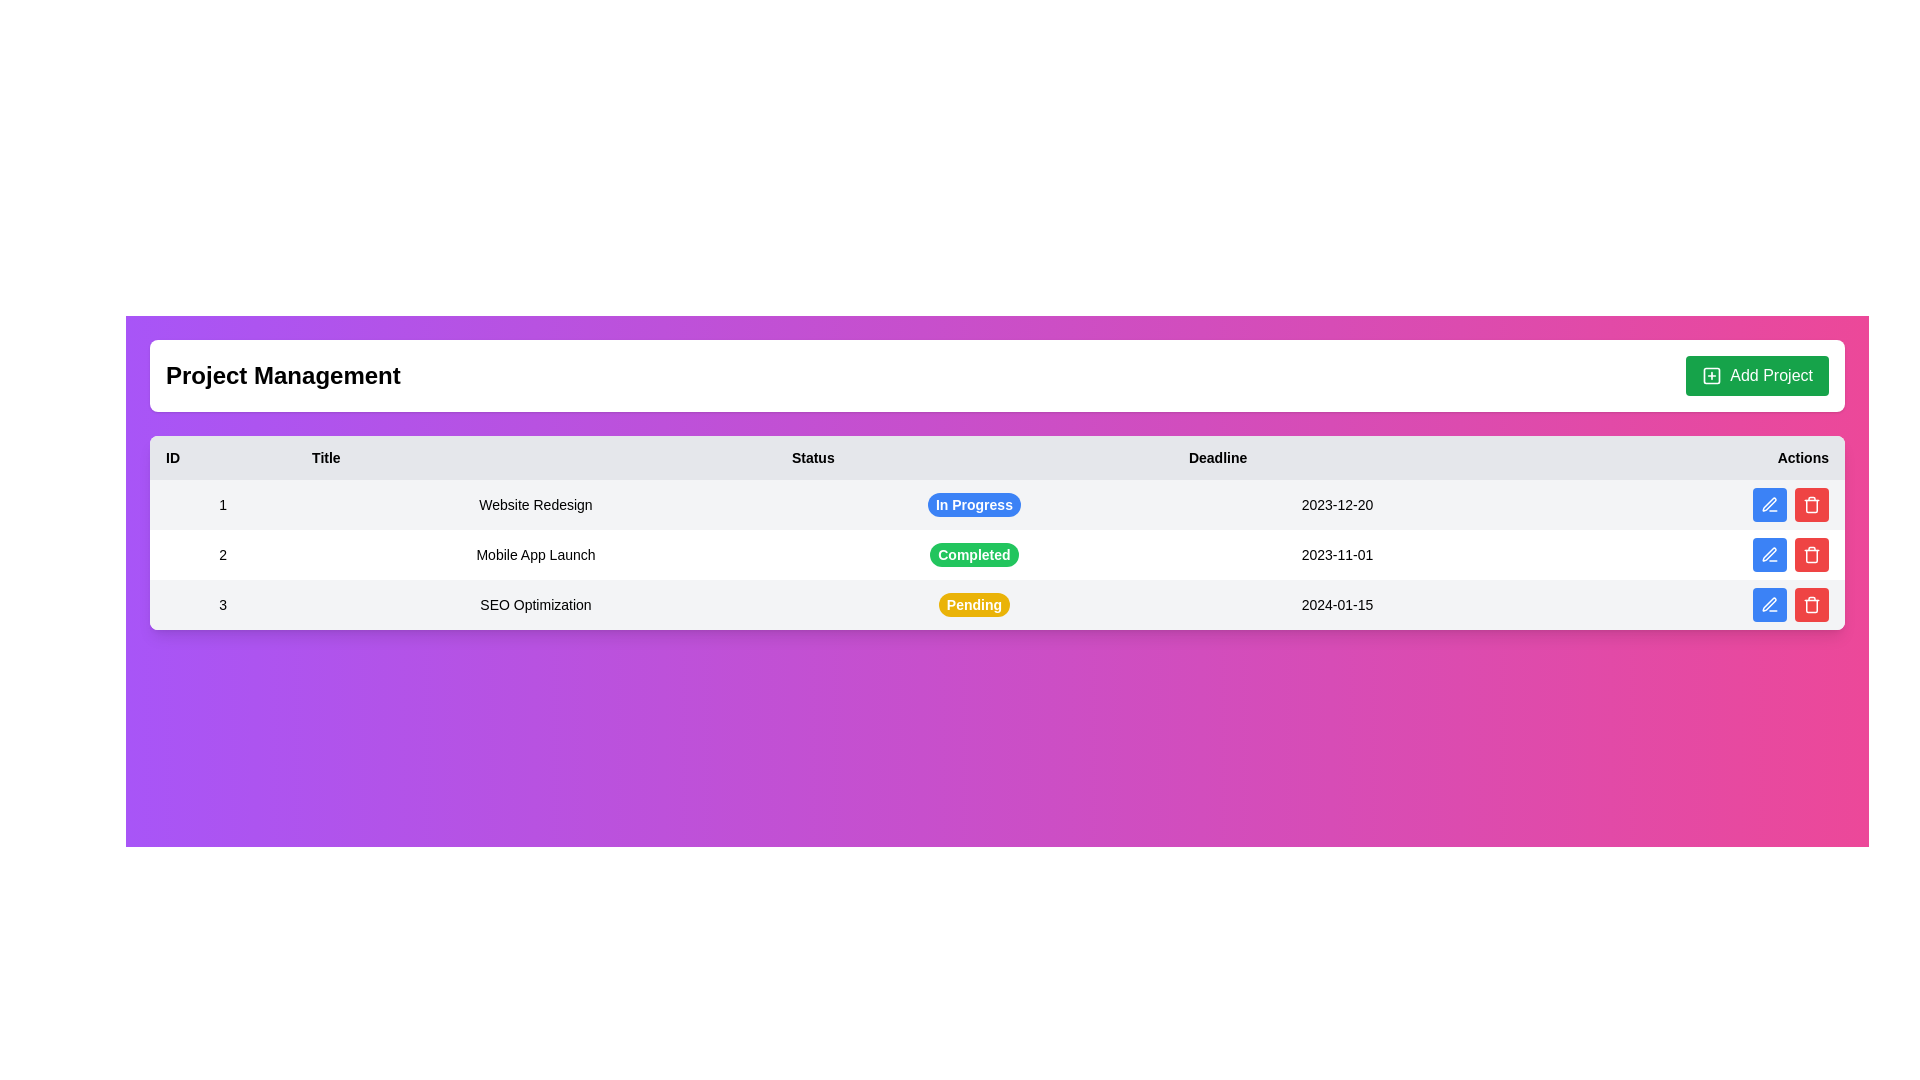 This screenshot has height=1080, width=1920. What do you see at coordinates (1756, 375) in the screenshot?
I see `the 'Add Project' button, which has a bright green background and white text, using keyboard navigation` at bounding box center [1756, 375].